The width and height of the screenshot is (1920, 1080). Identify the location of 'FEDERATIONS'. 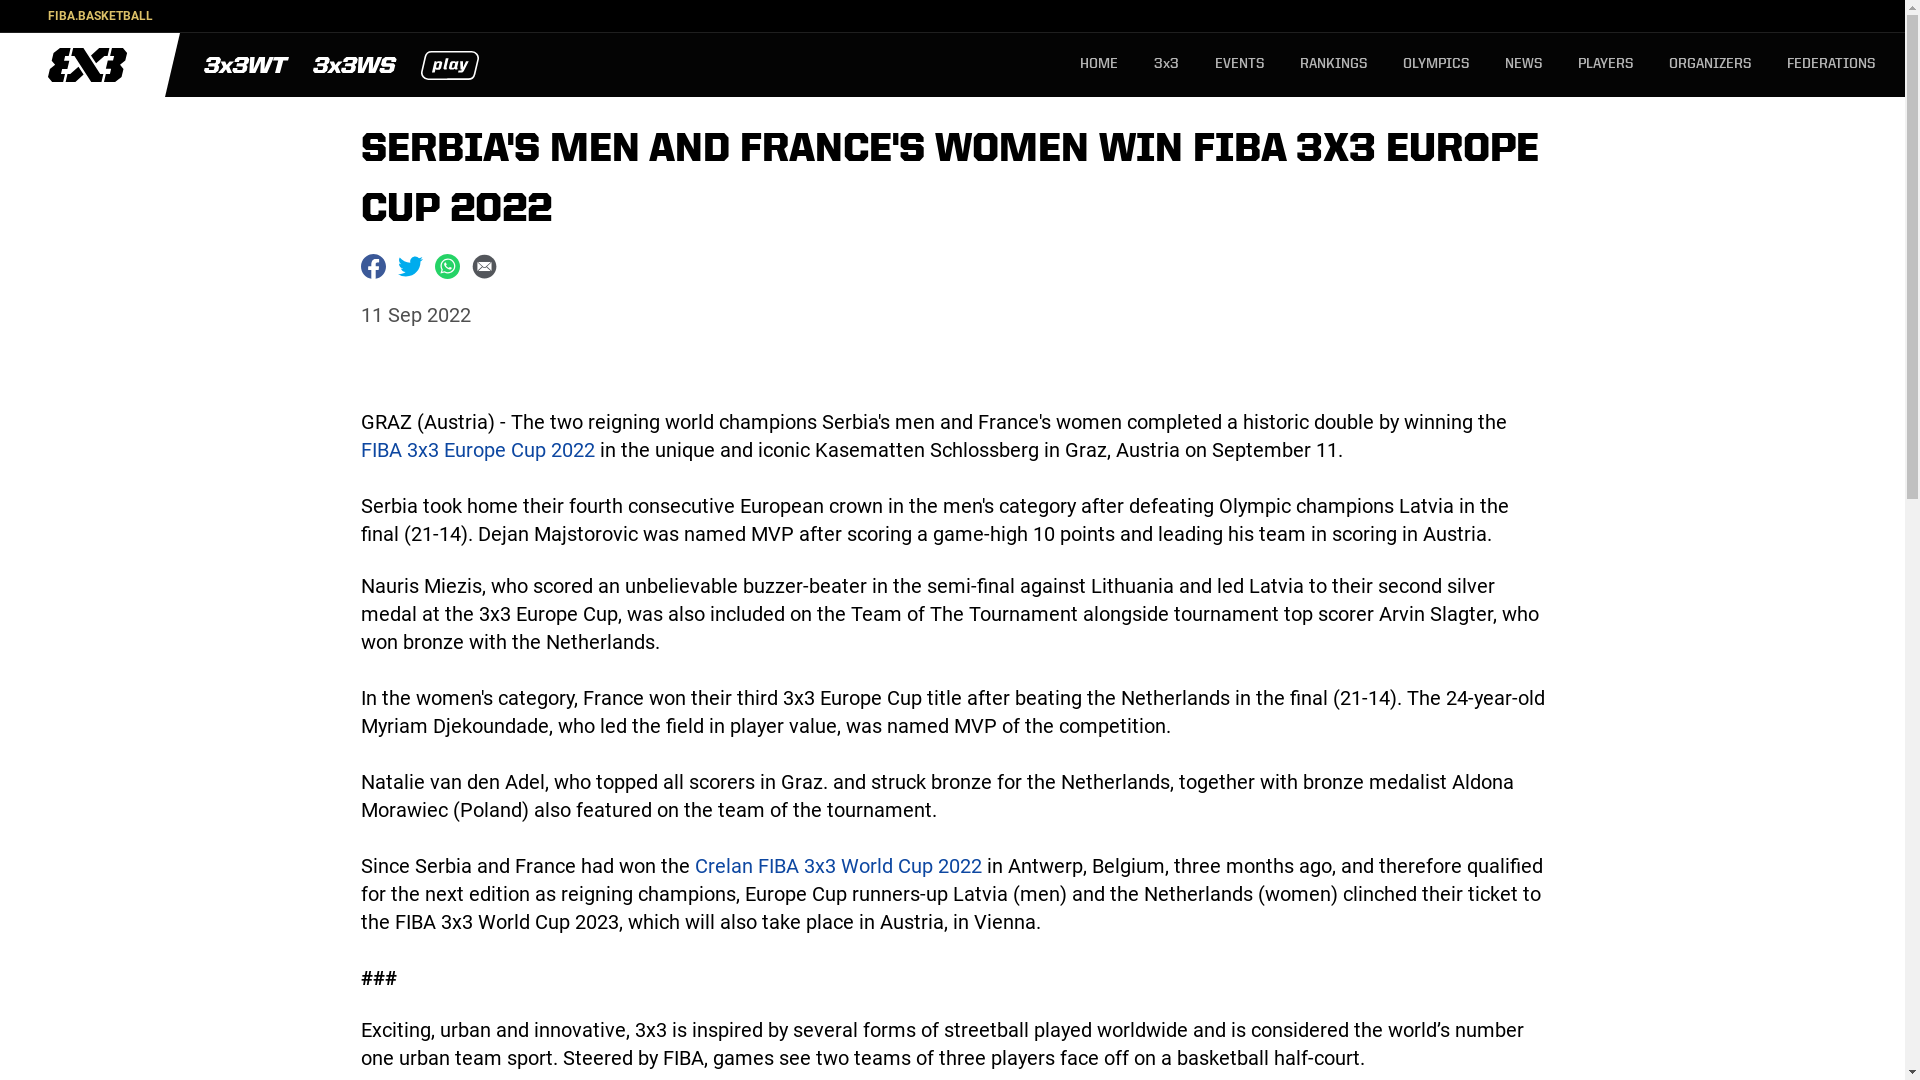
(1830, 63).